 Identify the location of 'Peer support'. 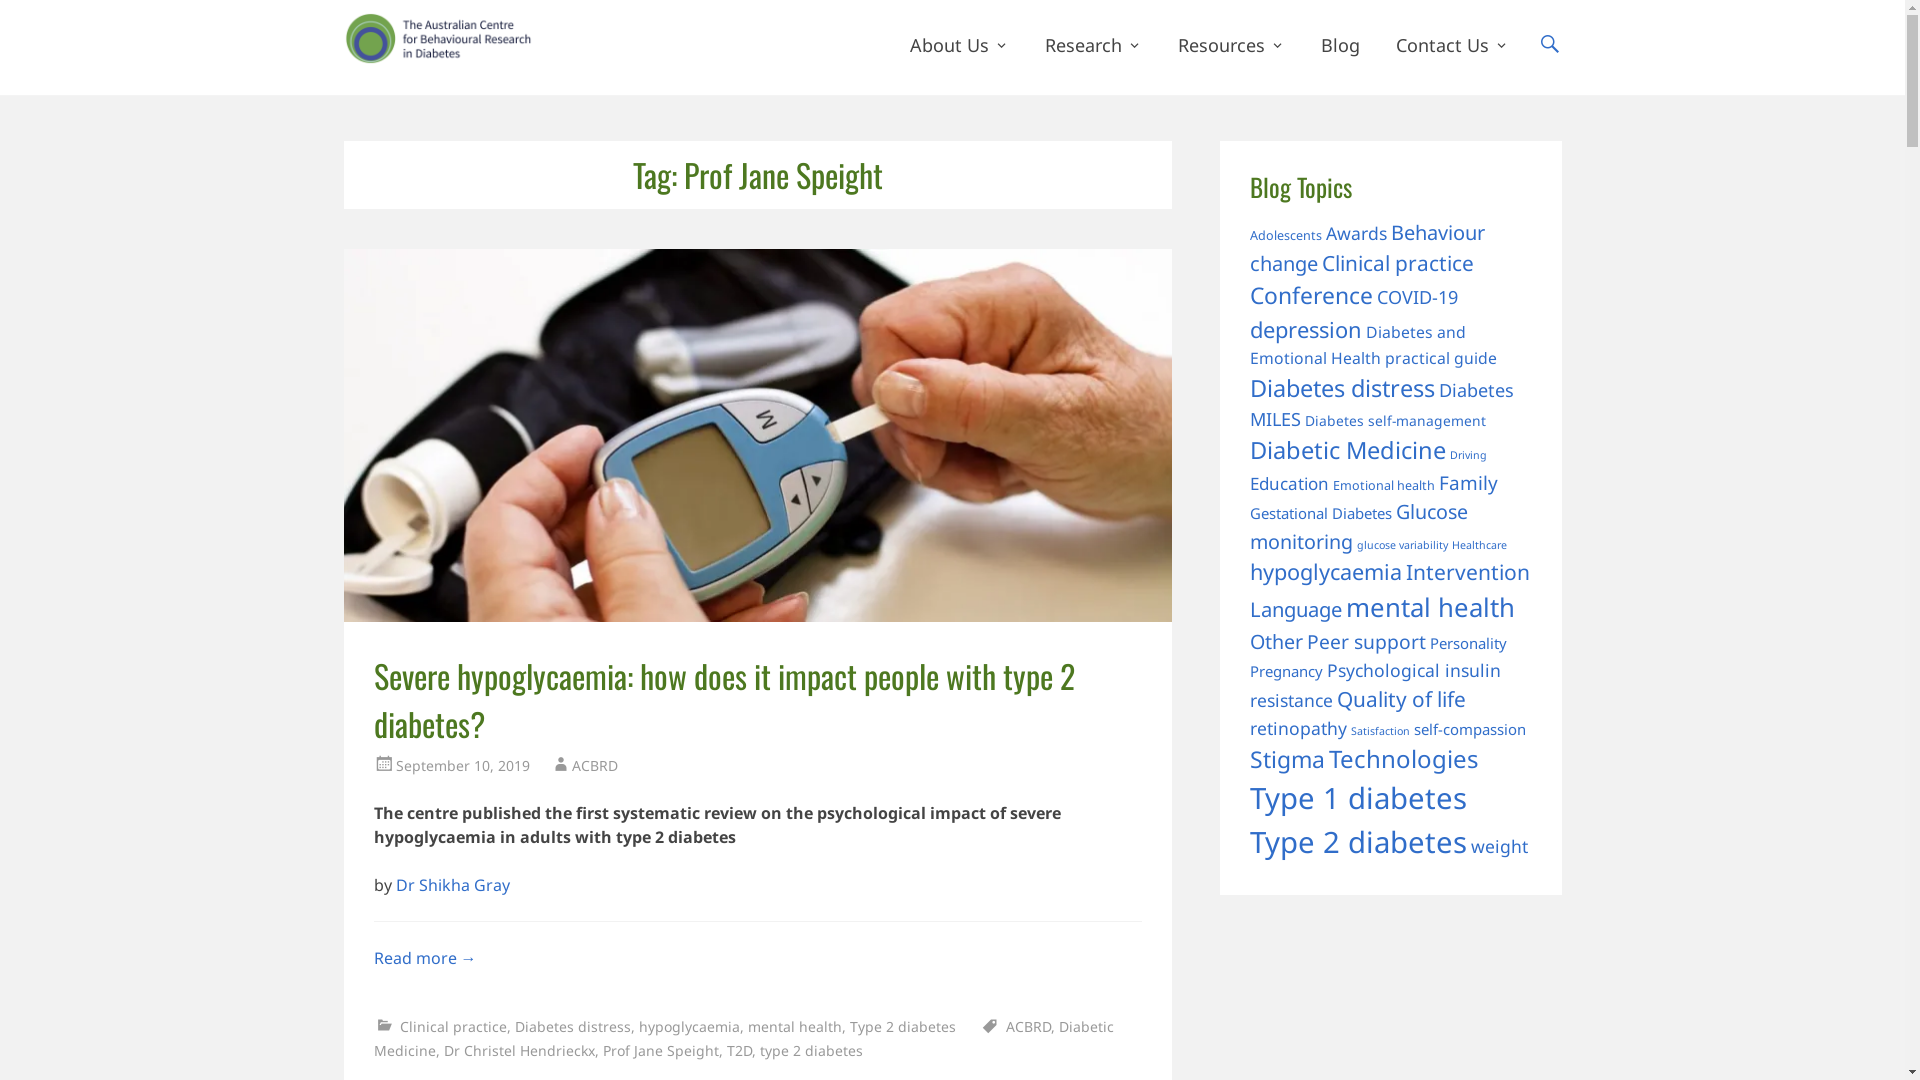
(1365, 641).